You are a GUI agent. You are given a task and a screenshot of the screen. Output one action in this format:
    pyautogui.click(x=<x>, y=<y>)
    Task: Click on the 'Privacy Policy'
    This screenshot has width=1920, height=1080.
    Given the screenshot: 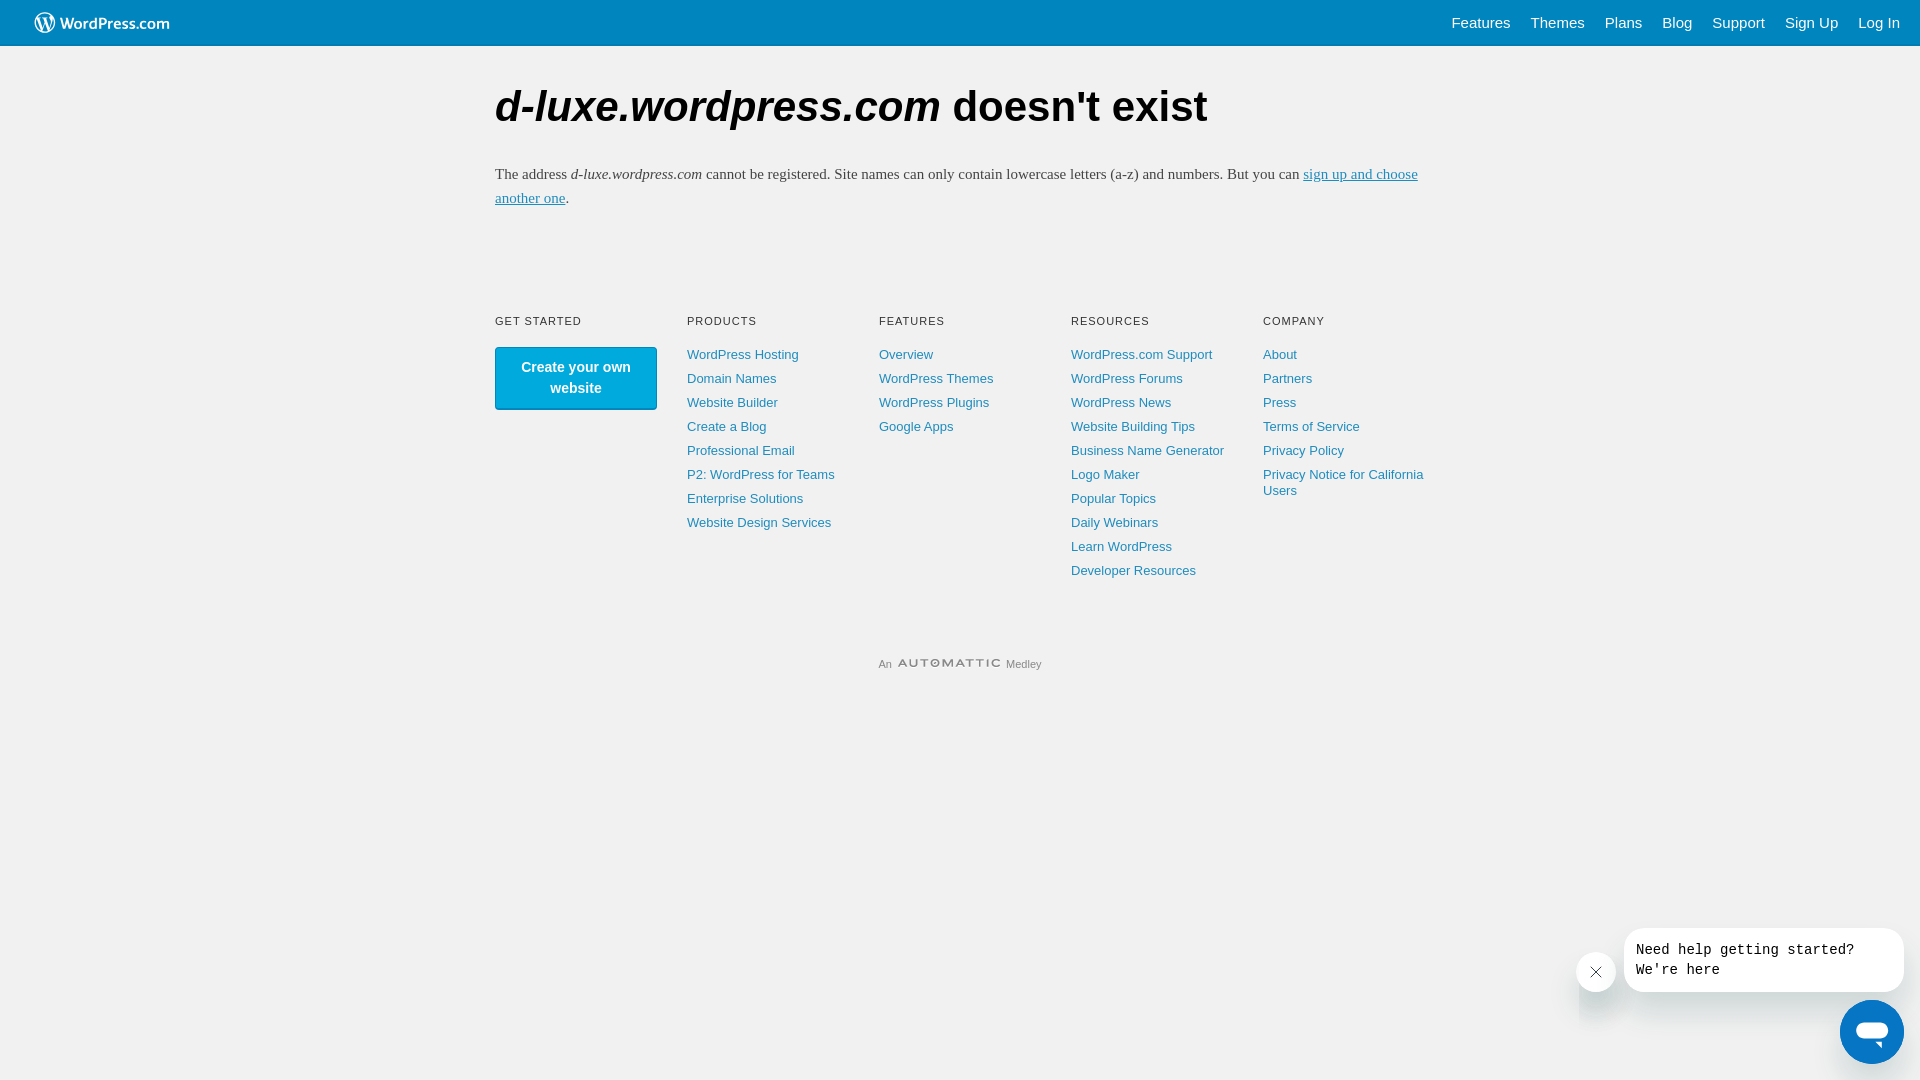 What is the action you would take?
    pyautogui.click(x=1303, y=450)
    